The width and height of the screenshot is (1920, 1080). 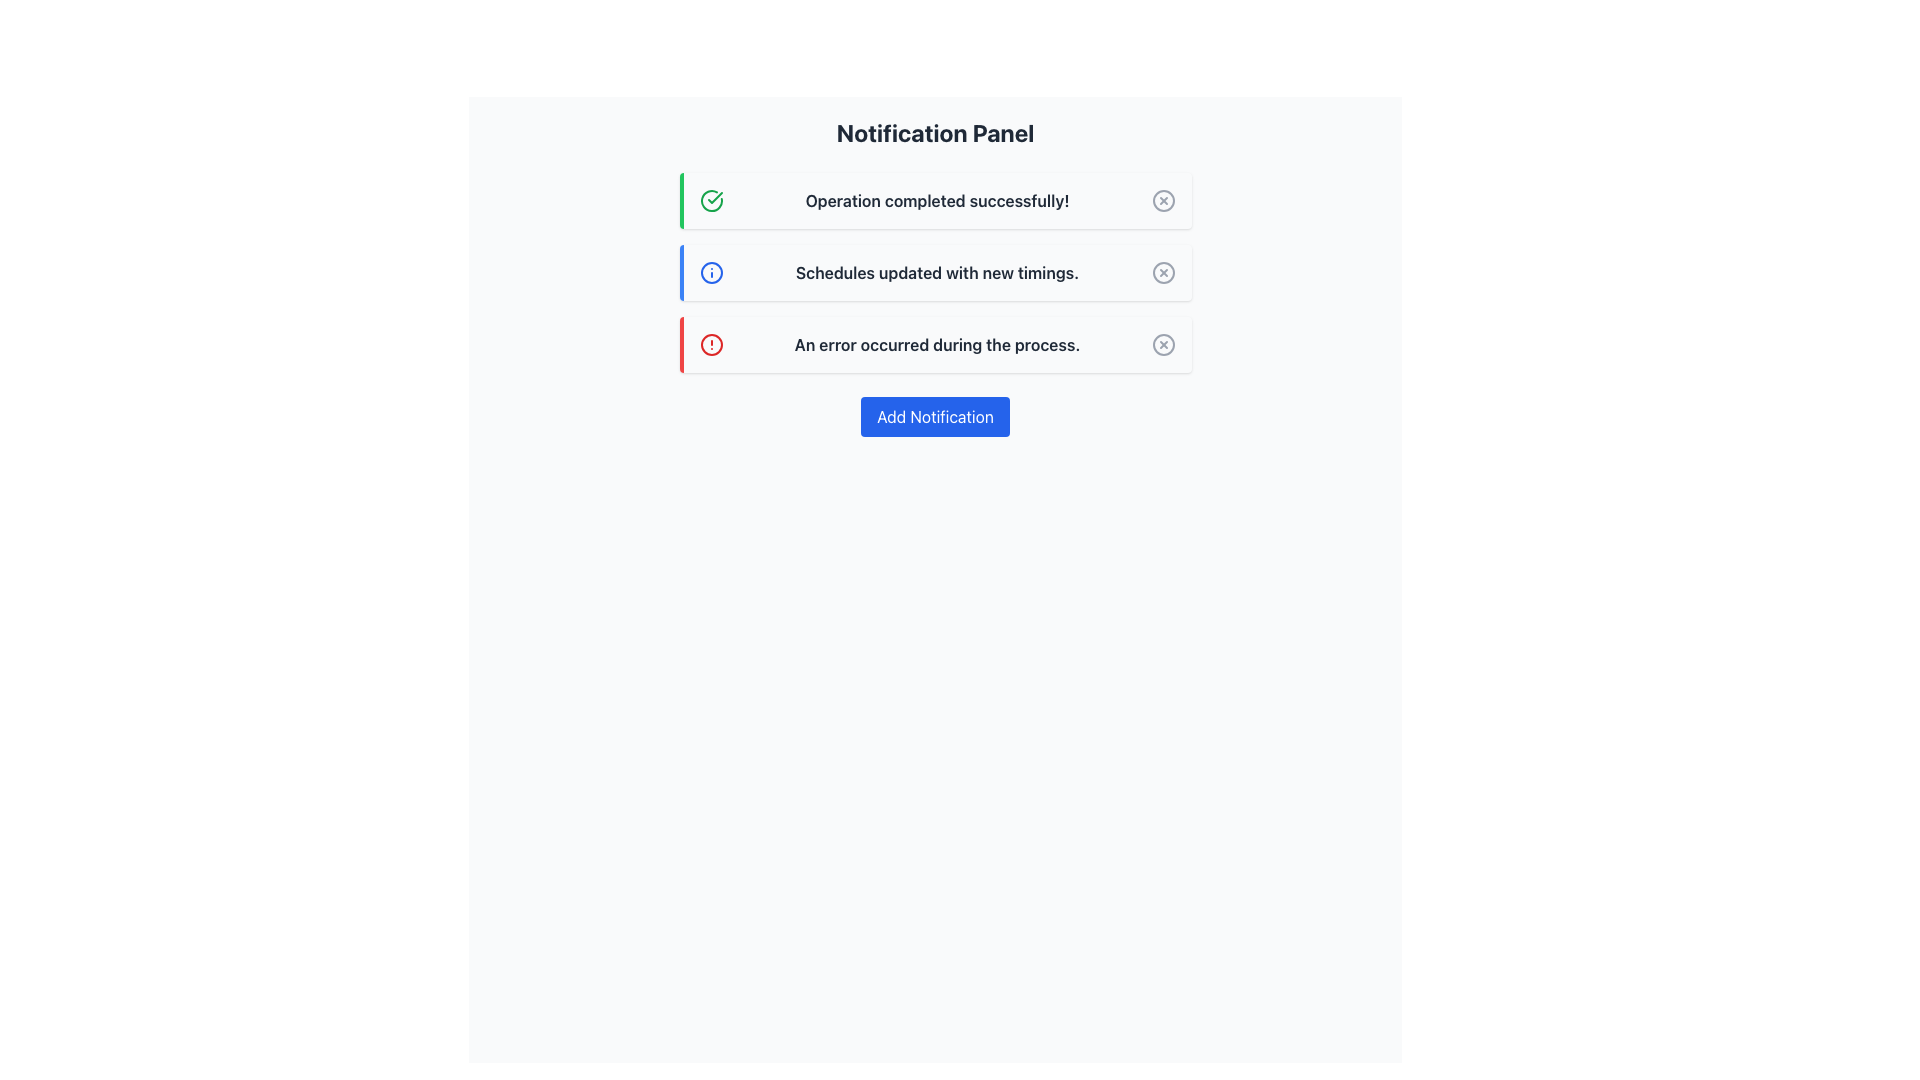 What do you see at coordinates (1163, 343) in the screenshot?
I see `the circular graphical icon in the notification panel, positioned on the right side of the third notification row next to the text 'An error occurred during the process.'` at bounding box center [1163, 343].